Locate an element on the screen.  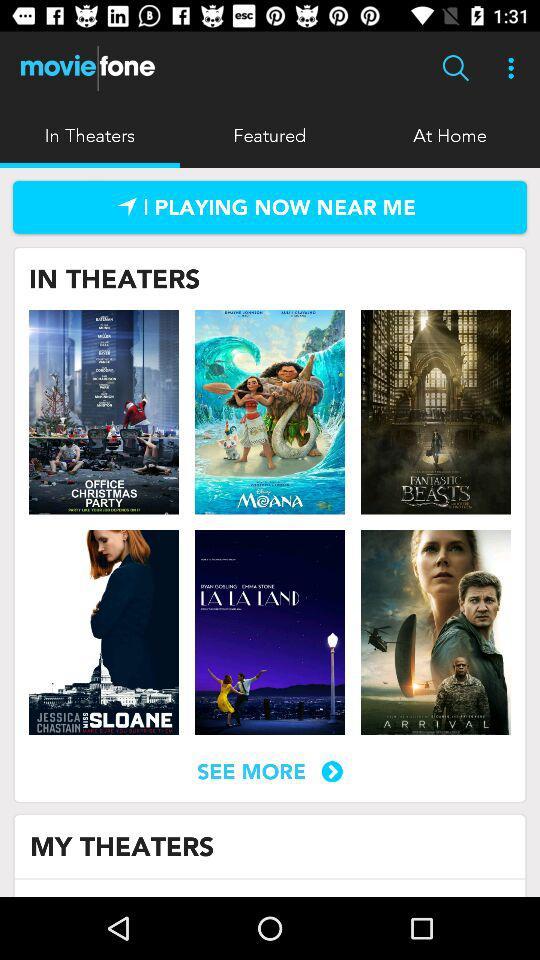
the icon below the see more icon is located at coordinates (122, 845).